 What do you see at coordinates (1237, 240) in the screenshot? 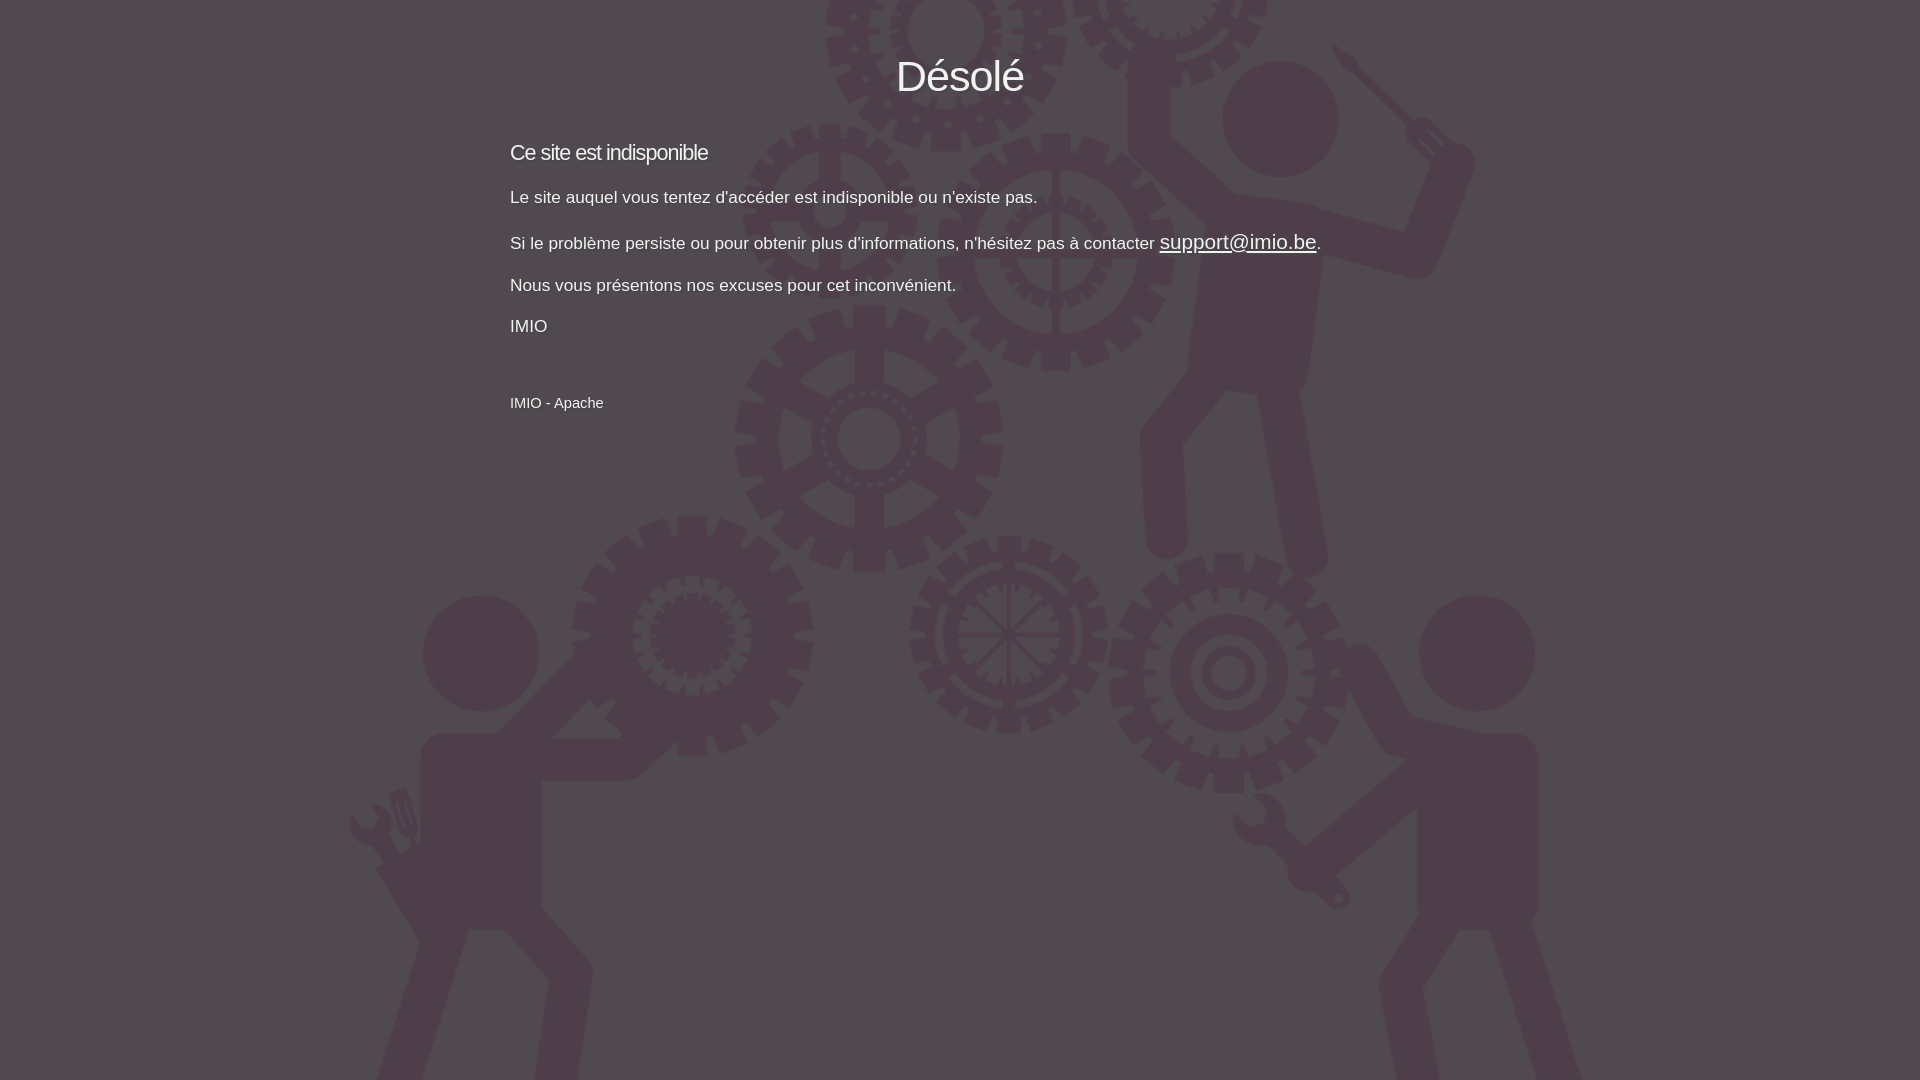
I see `'support@imio.be'` at bounding box center [1237, 240].